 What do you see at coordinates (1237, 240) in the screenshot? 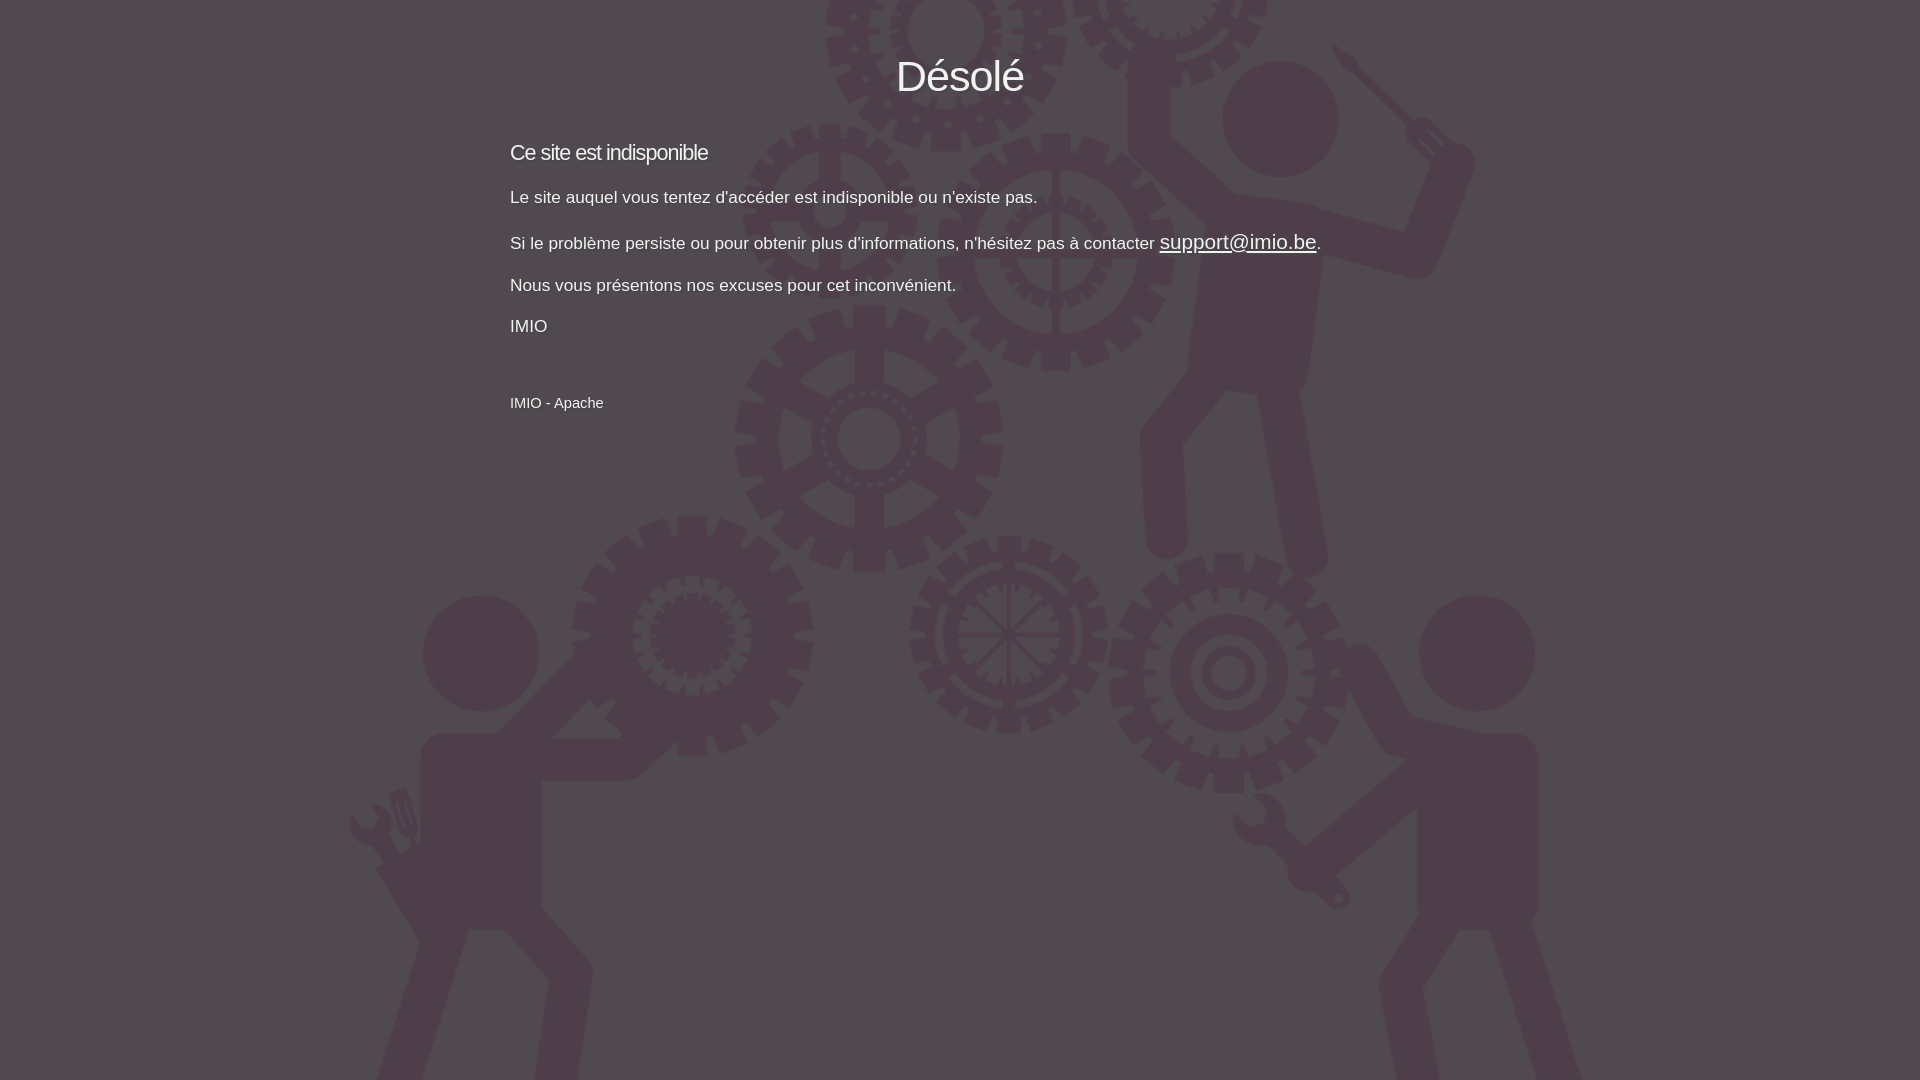
I see `'support@imio.be'` at bounding box center [1237, 240].